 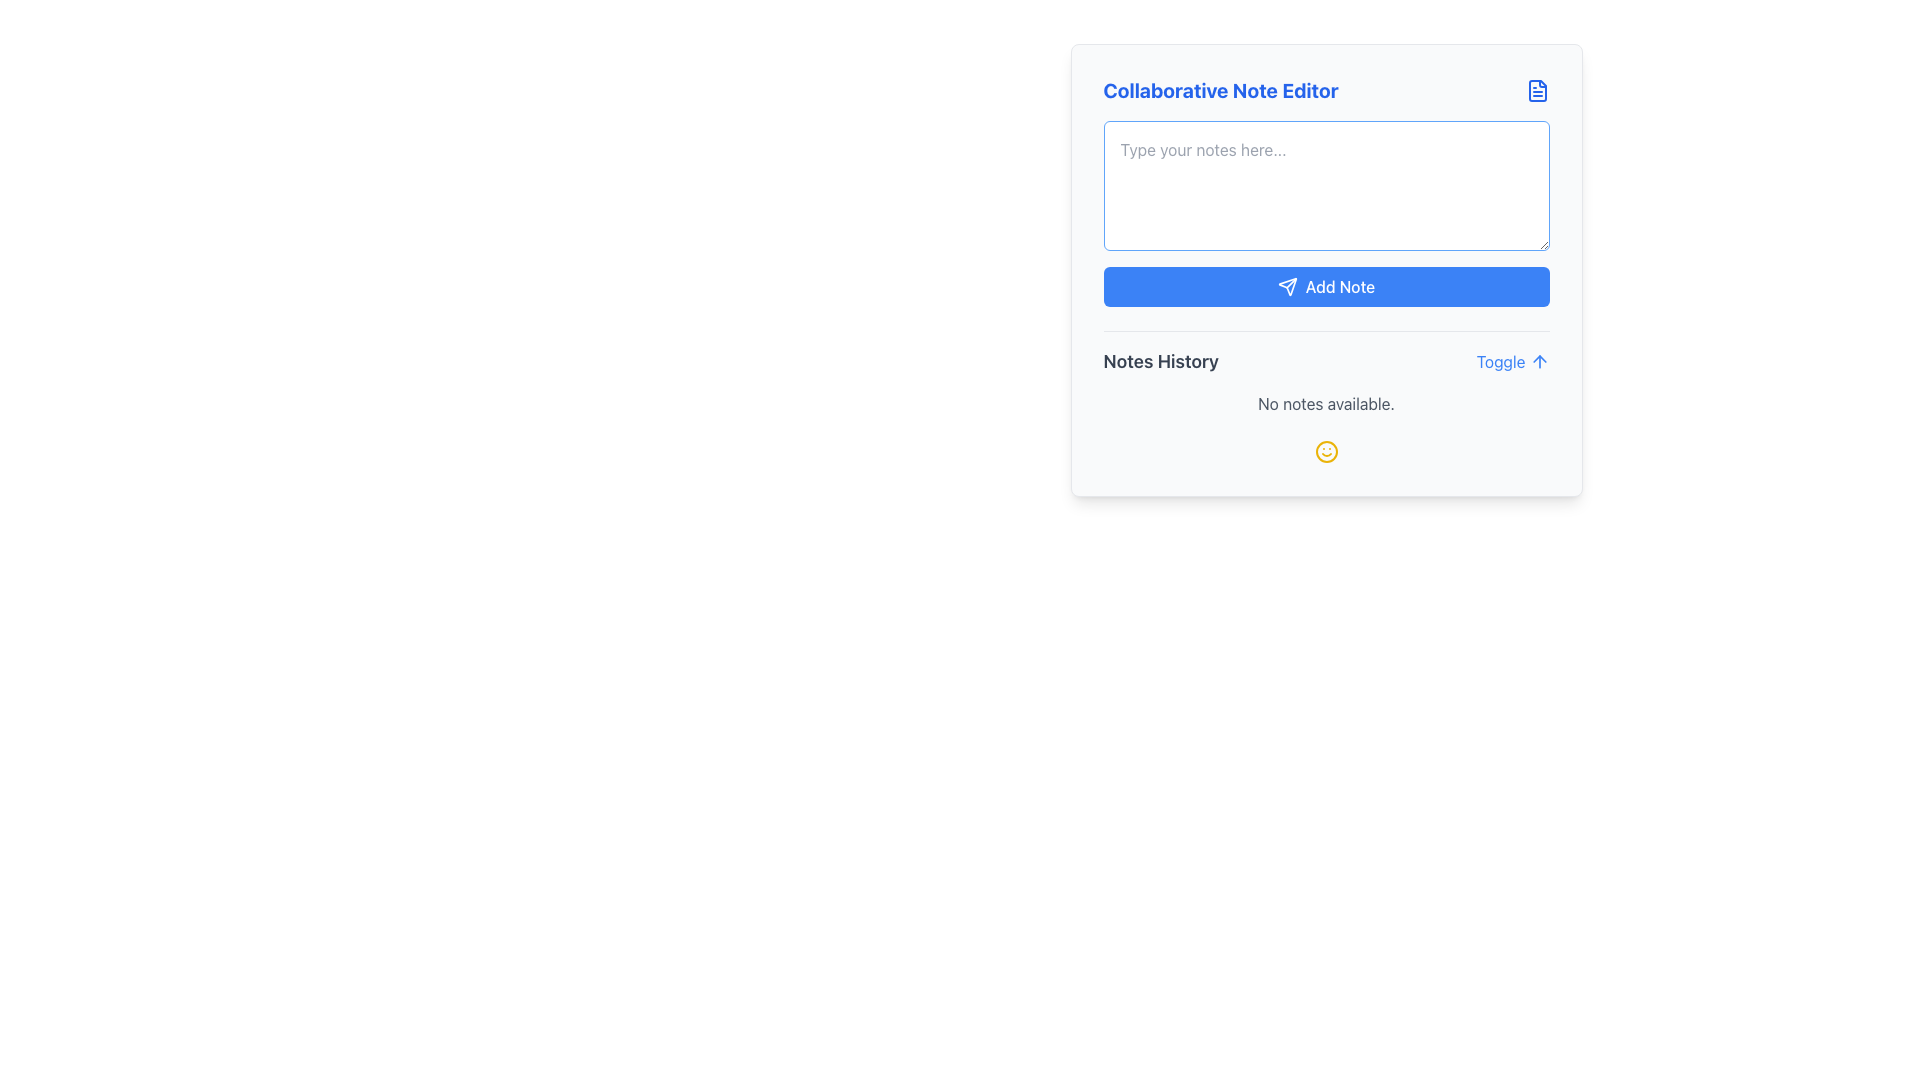 What do you see at coordinates (1326, 286) in the screenshot?
I see `the 'Add Note' button with a vibrant blue background and white text, located in the center region of the 'Collaborative Note Editor' card` at bounding box center [1326, 286].